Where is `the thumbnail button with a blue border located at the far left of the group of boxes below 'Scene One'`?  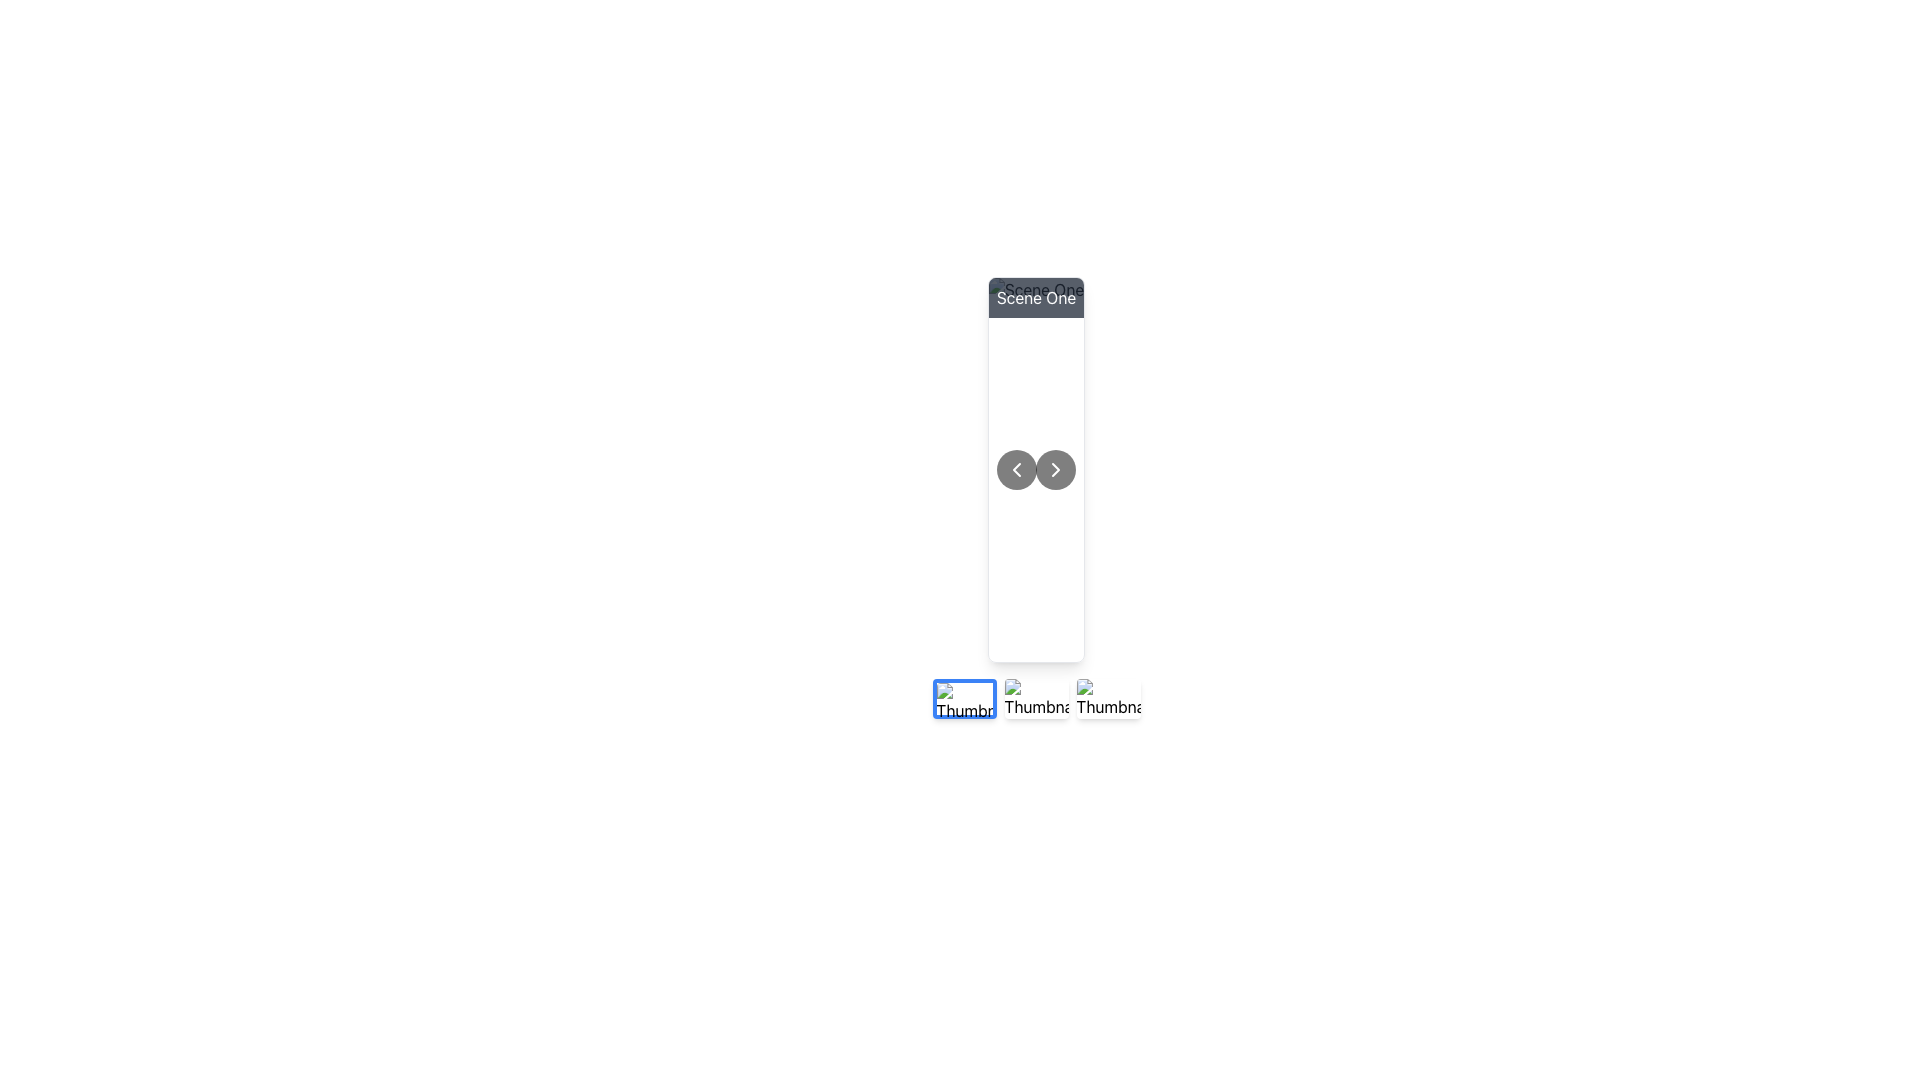
the thumbnail button with a blue border located at the far left of the group of boxes below 'Scene One' is located at coordinates (964, 697).